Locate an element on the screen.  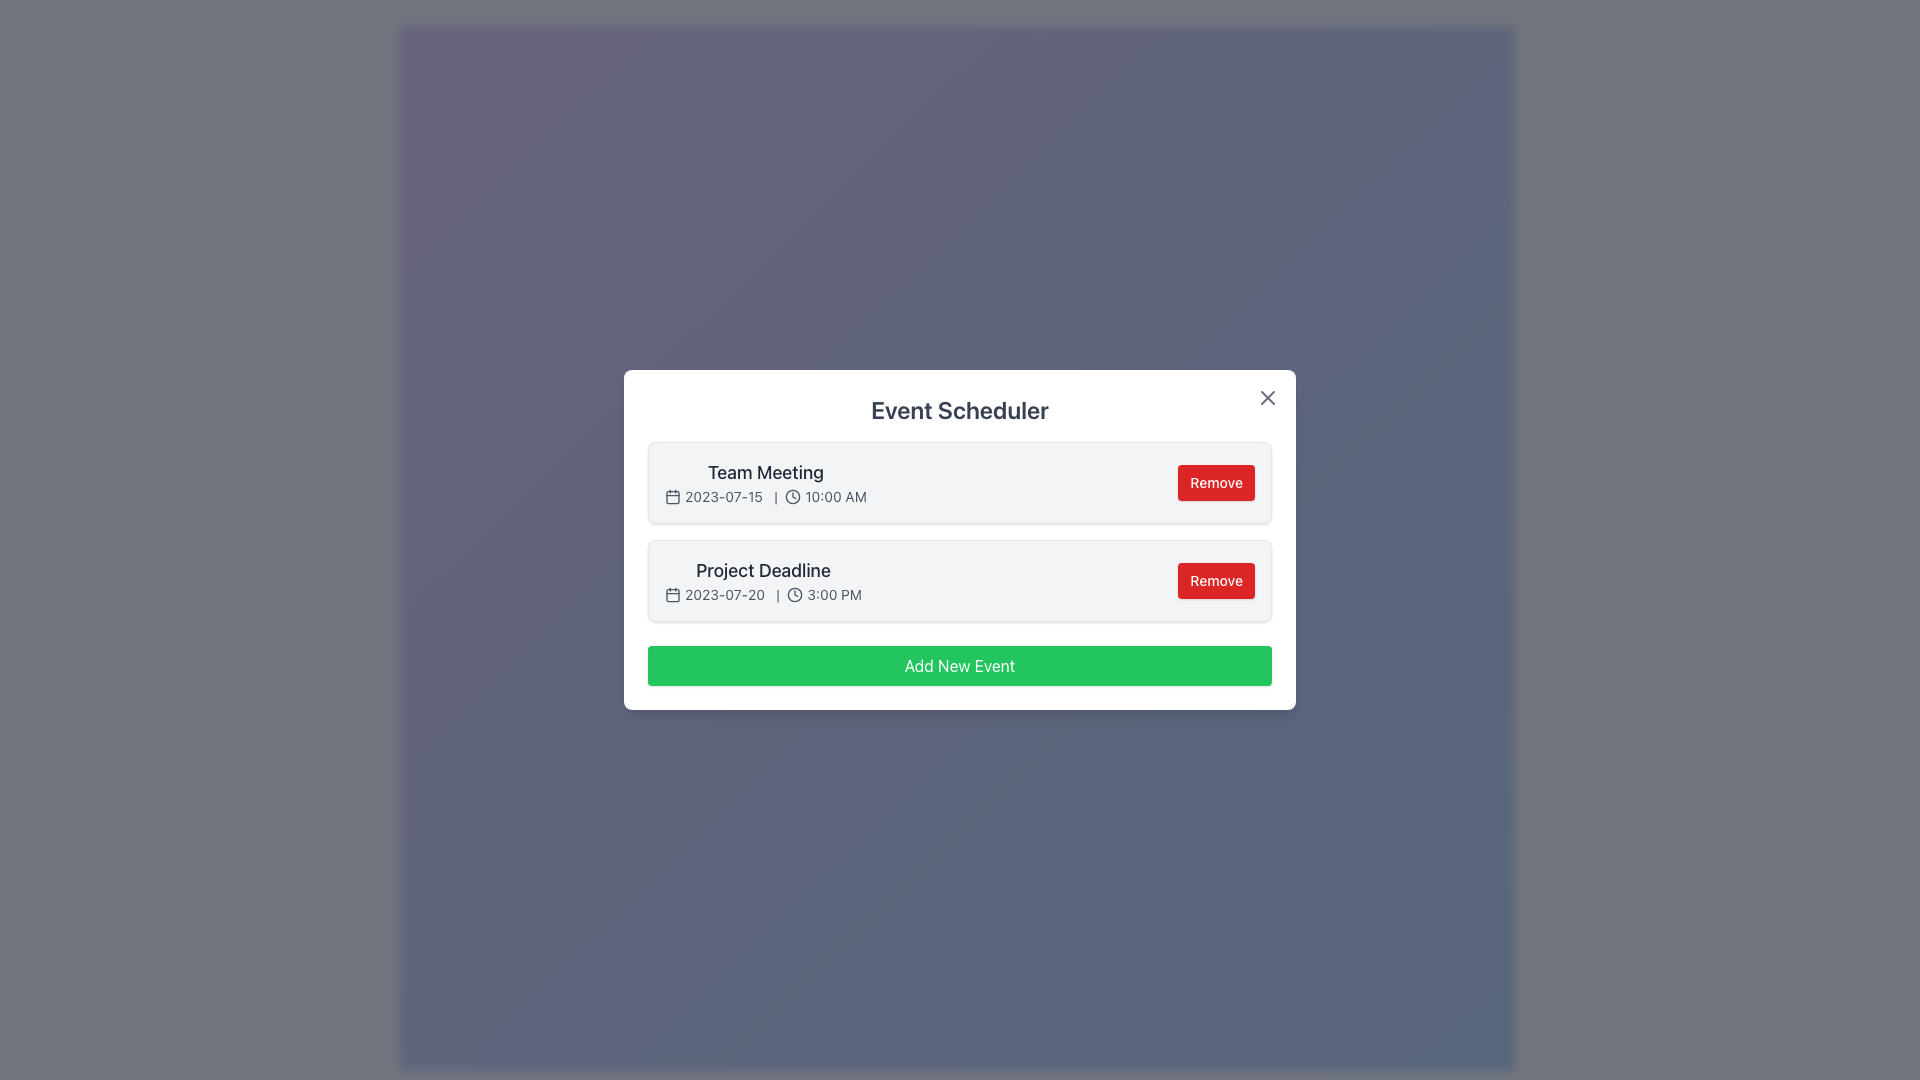
the small circular button with an 'X' symbol located at the top right corner of the modal window to change its color to red is located at coordinates (1266, 397).